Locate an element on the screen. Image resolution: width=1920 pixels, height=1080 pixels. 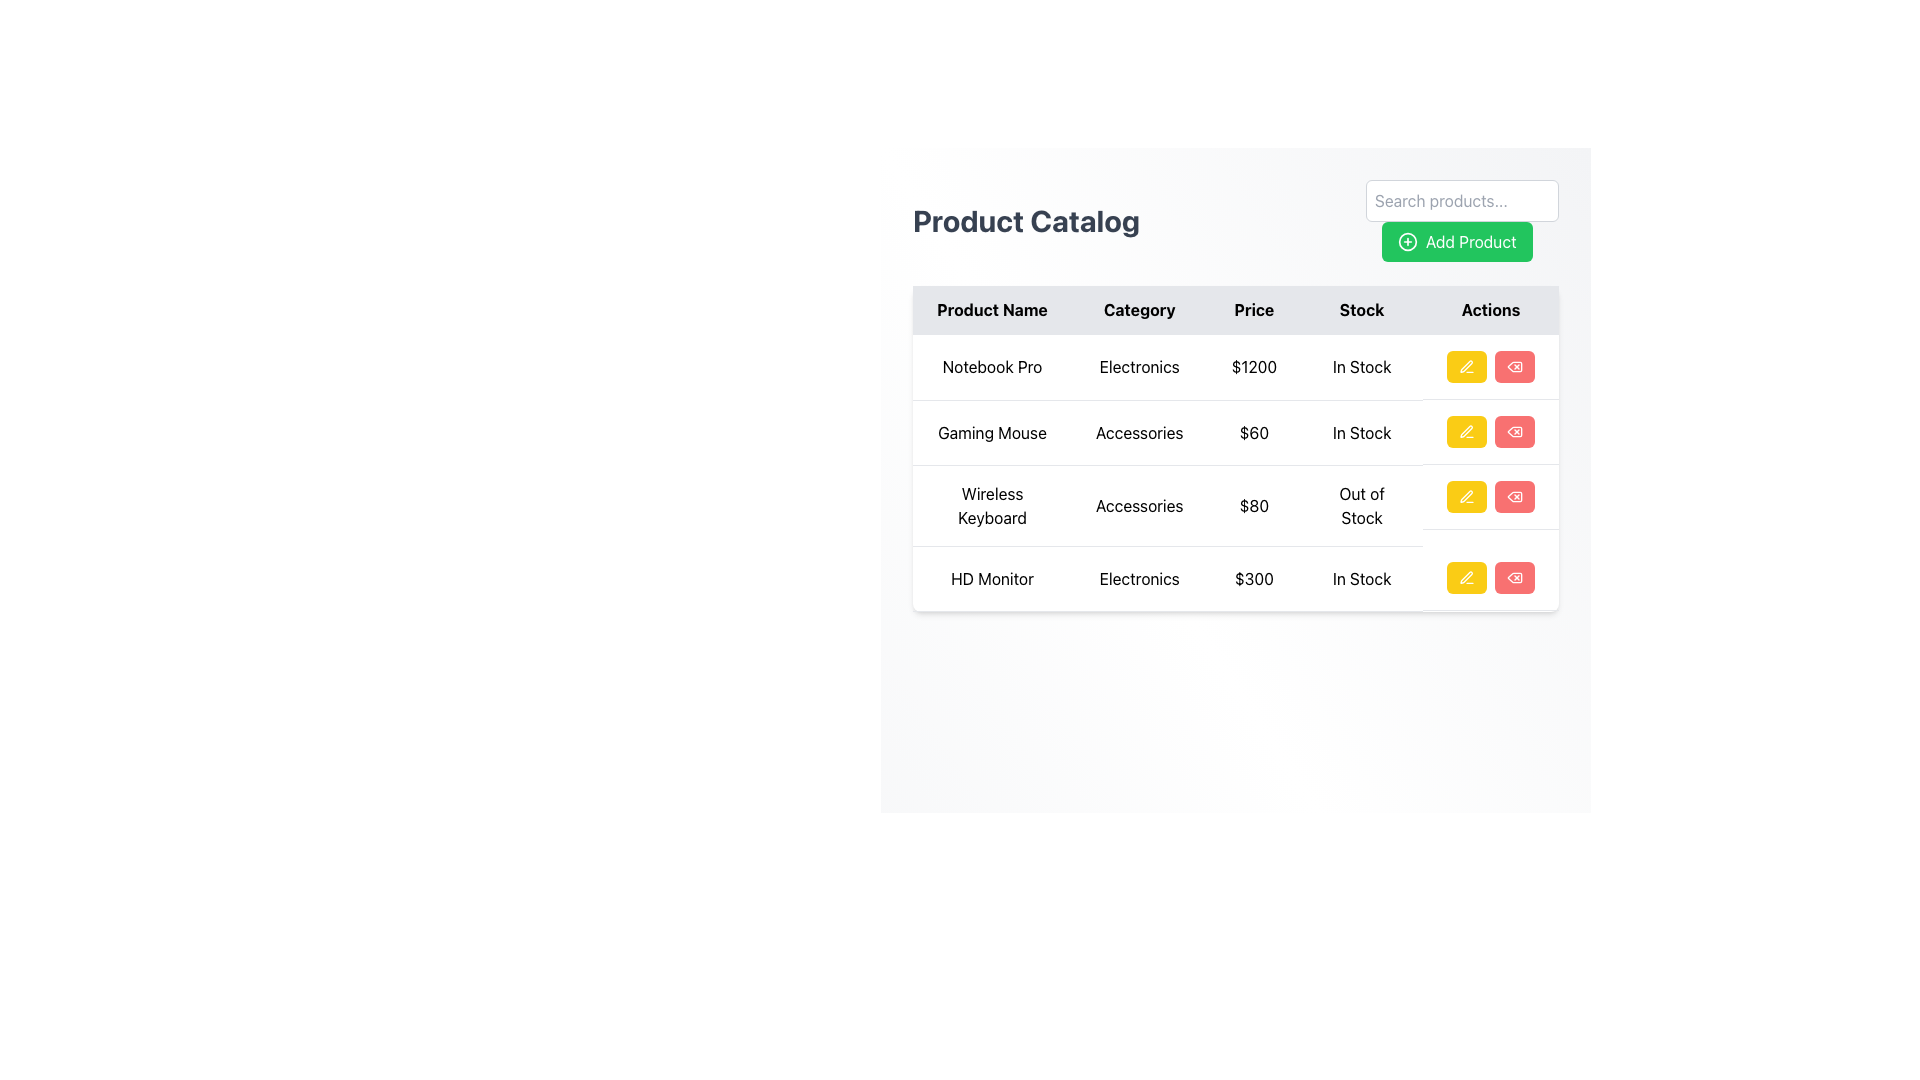
the Delete Button in the 'Actions' column is located at coordinates (1515, 496).